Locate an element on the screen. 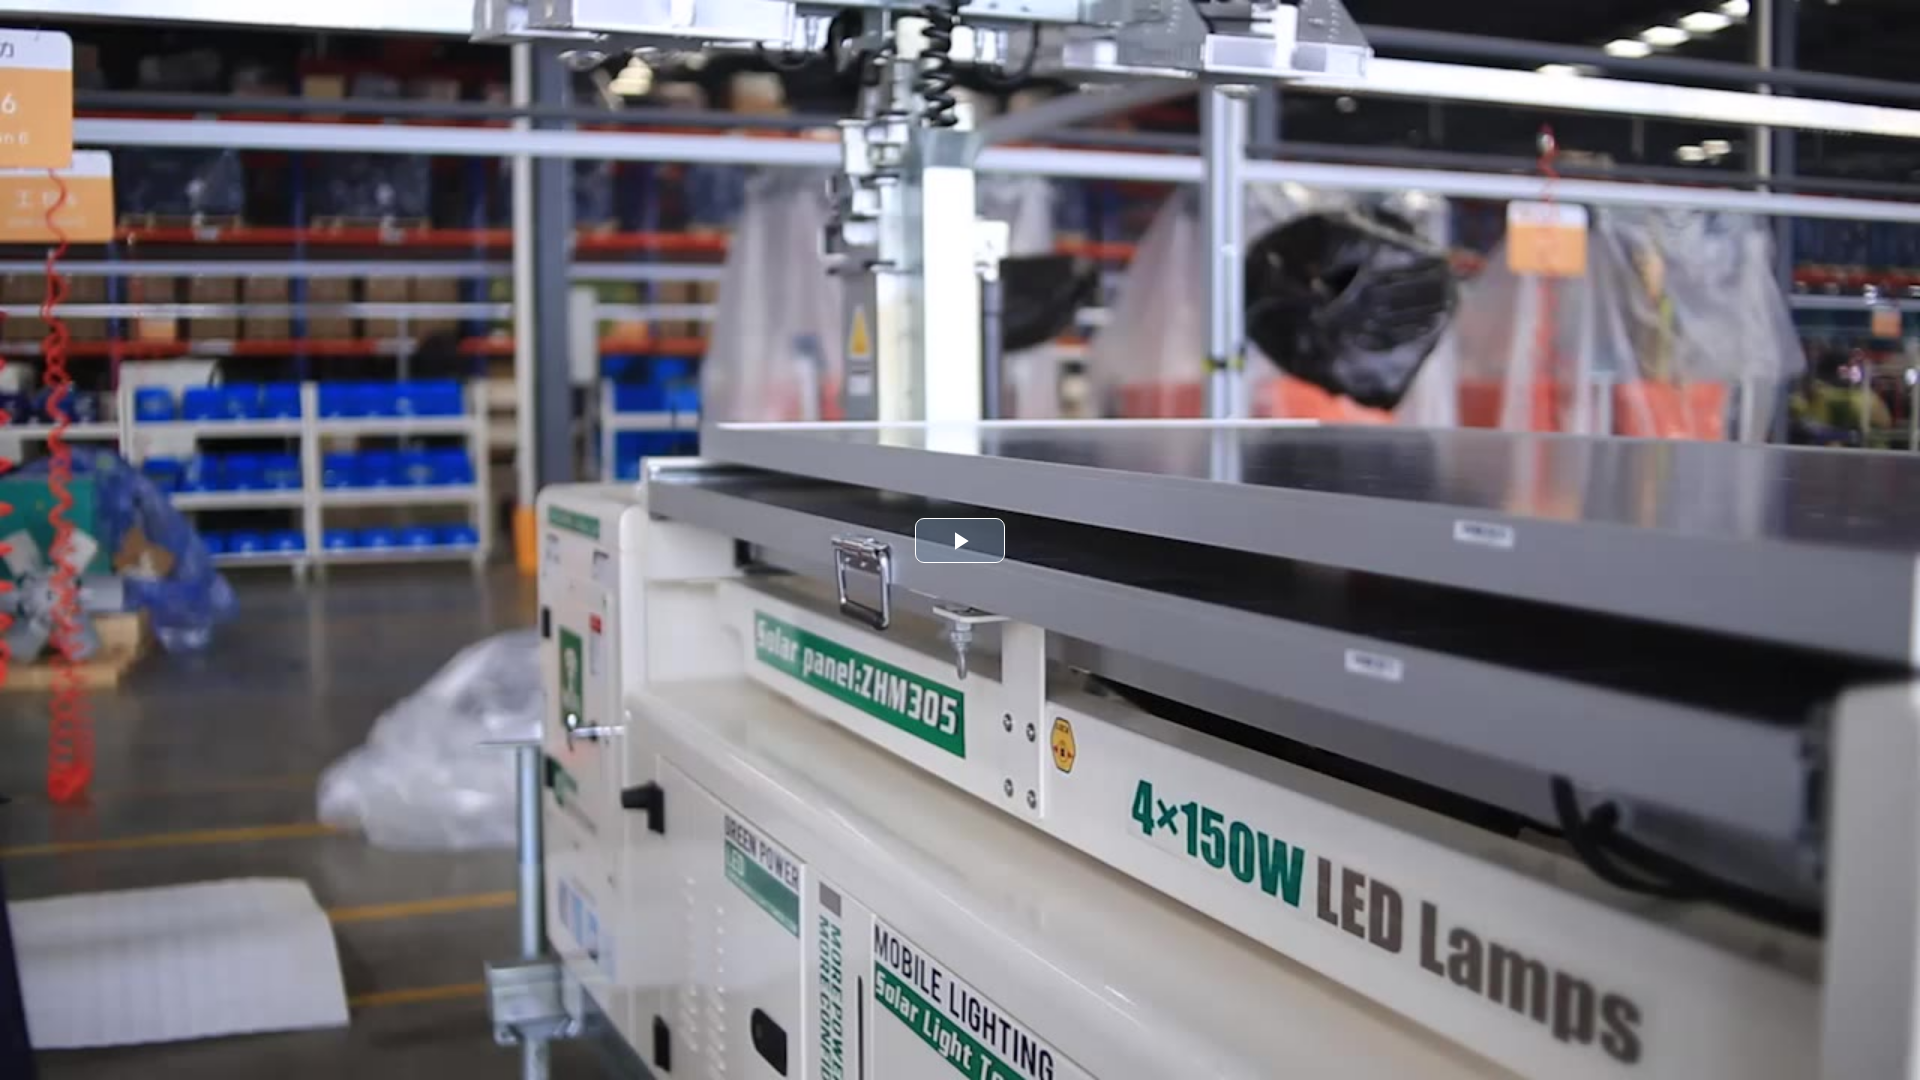 The image size is (1920, 1080). 'Play Video' is located at coordinates (960, 540).